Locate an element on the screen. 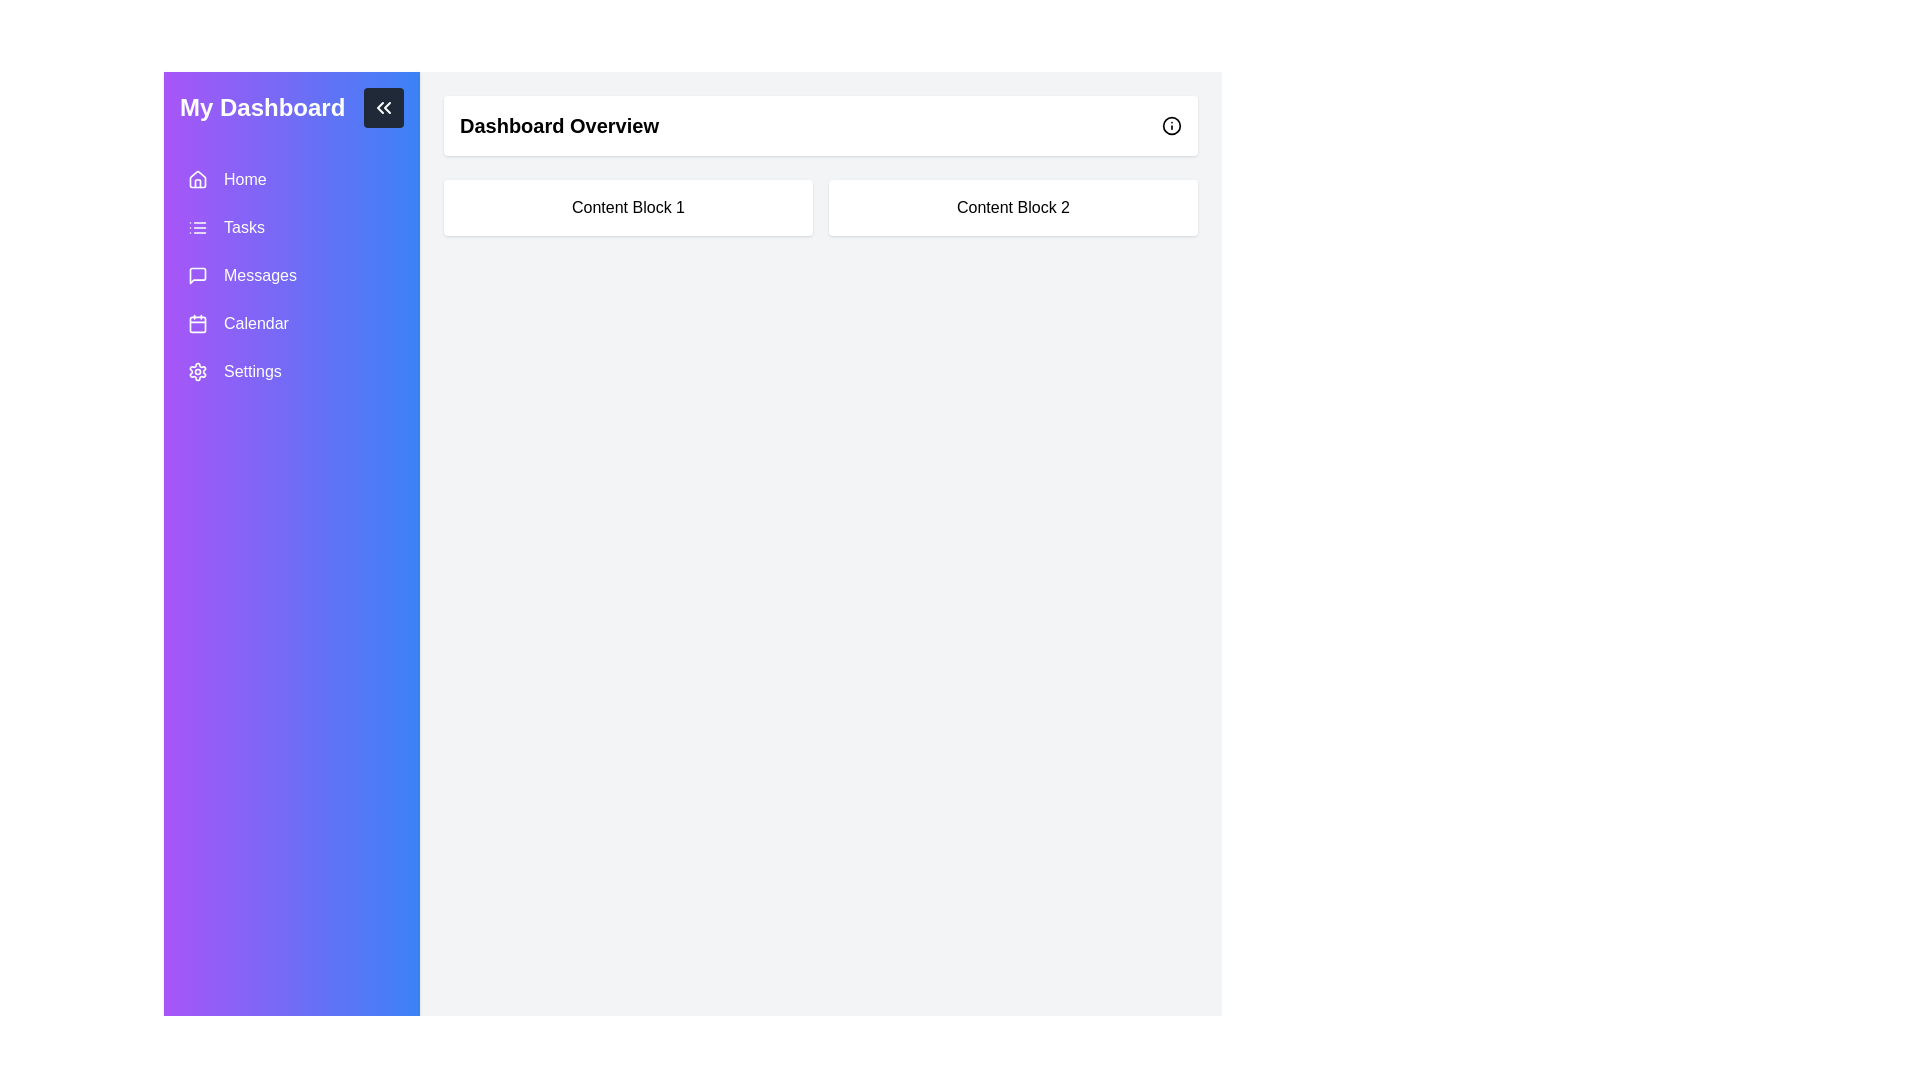  the last menu item link in the vertical menu list on the left sidebar is located at coordinates (291, 371).